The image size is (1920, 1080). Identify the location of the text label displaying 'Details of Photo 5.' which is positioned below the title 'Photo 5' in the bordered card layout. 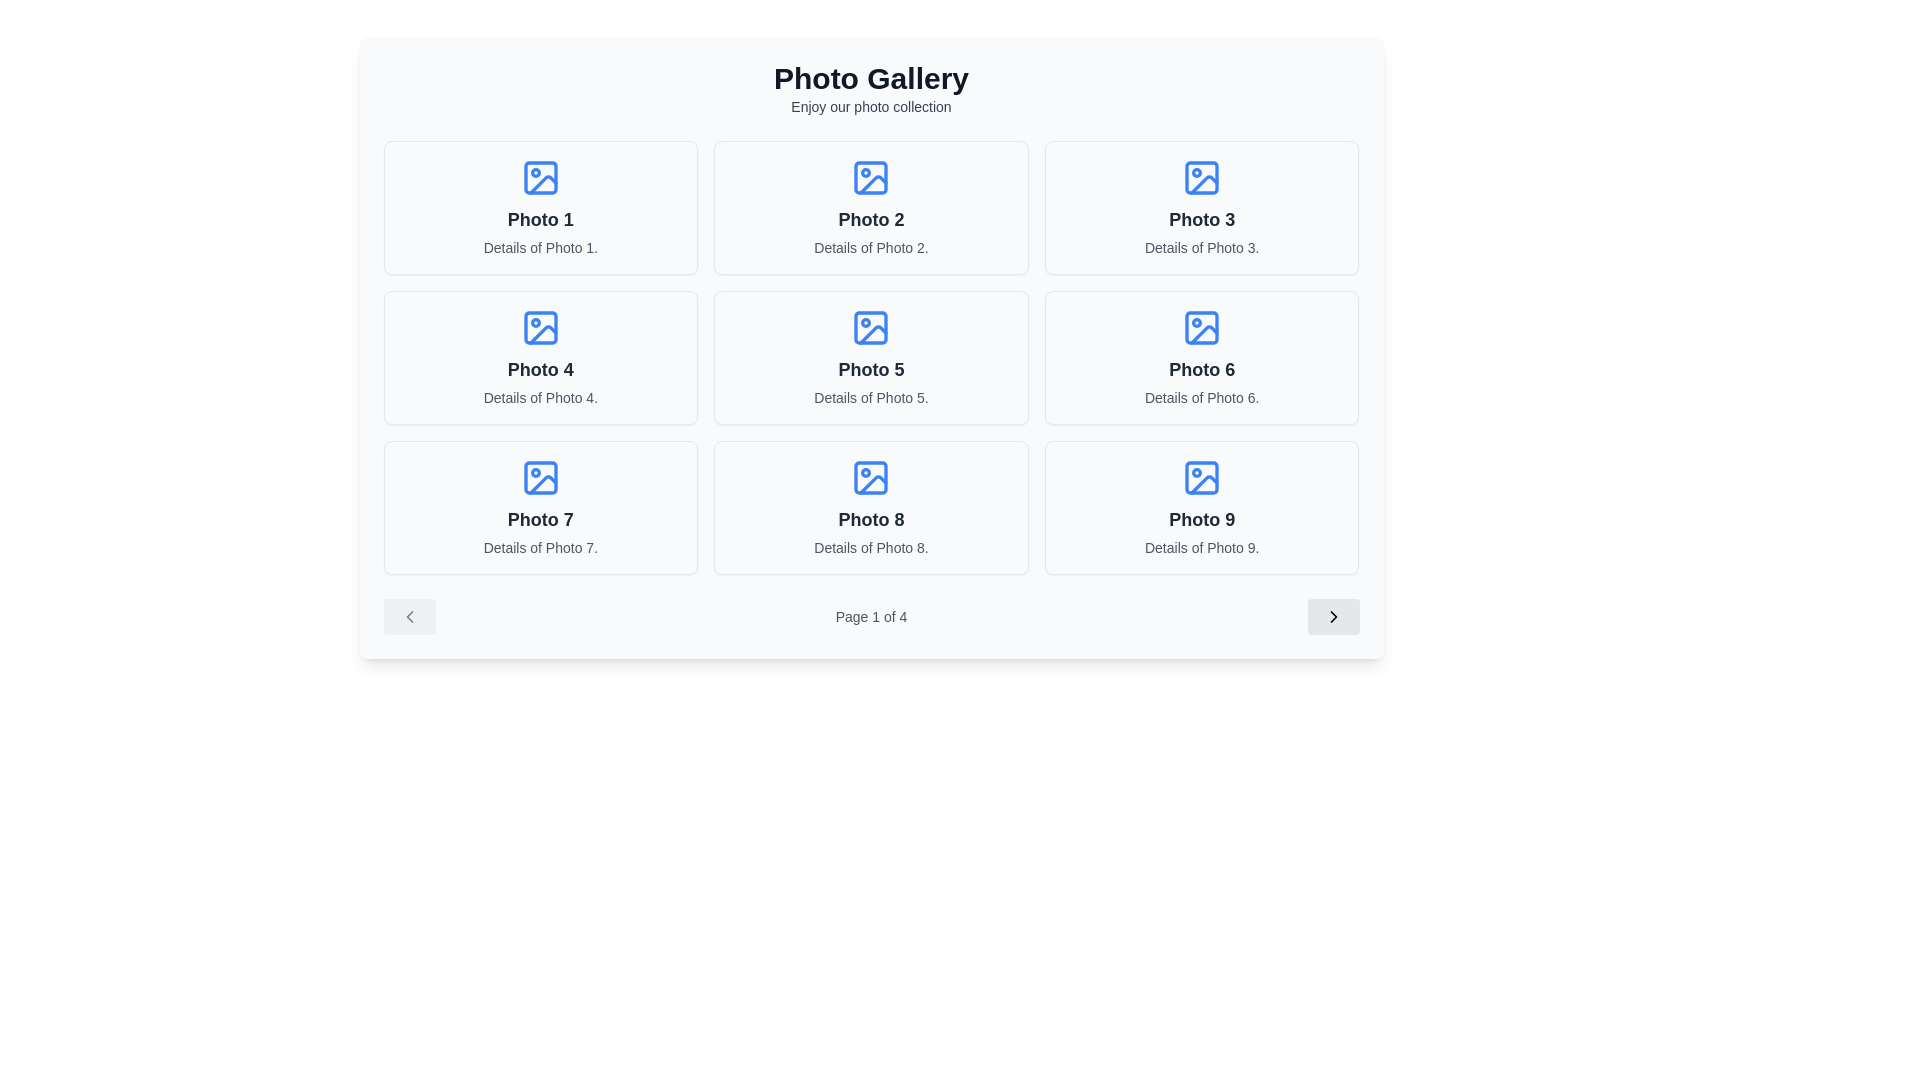
(871, 397).